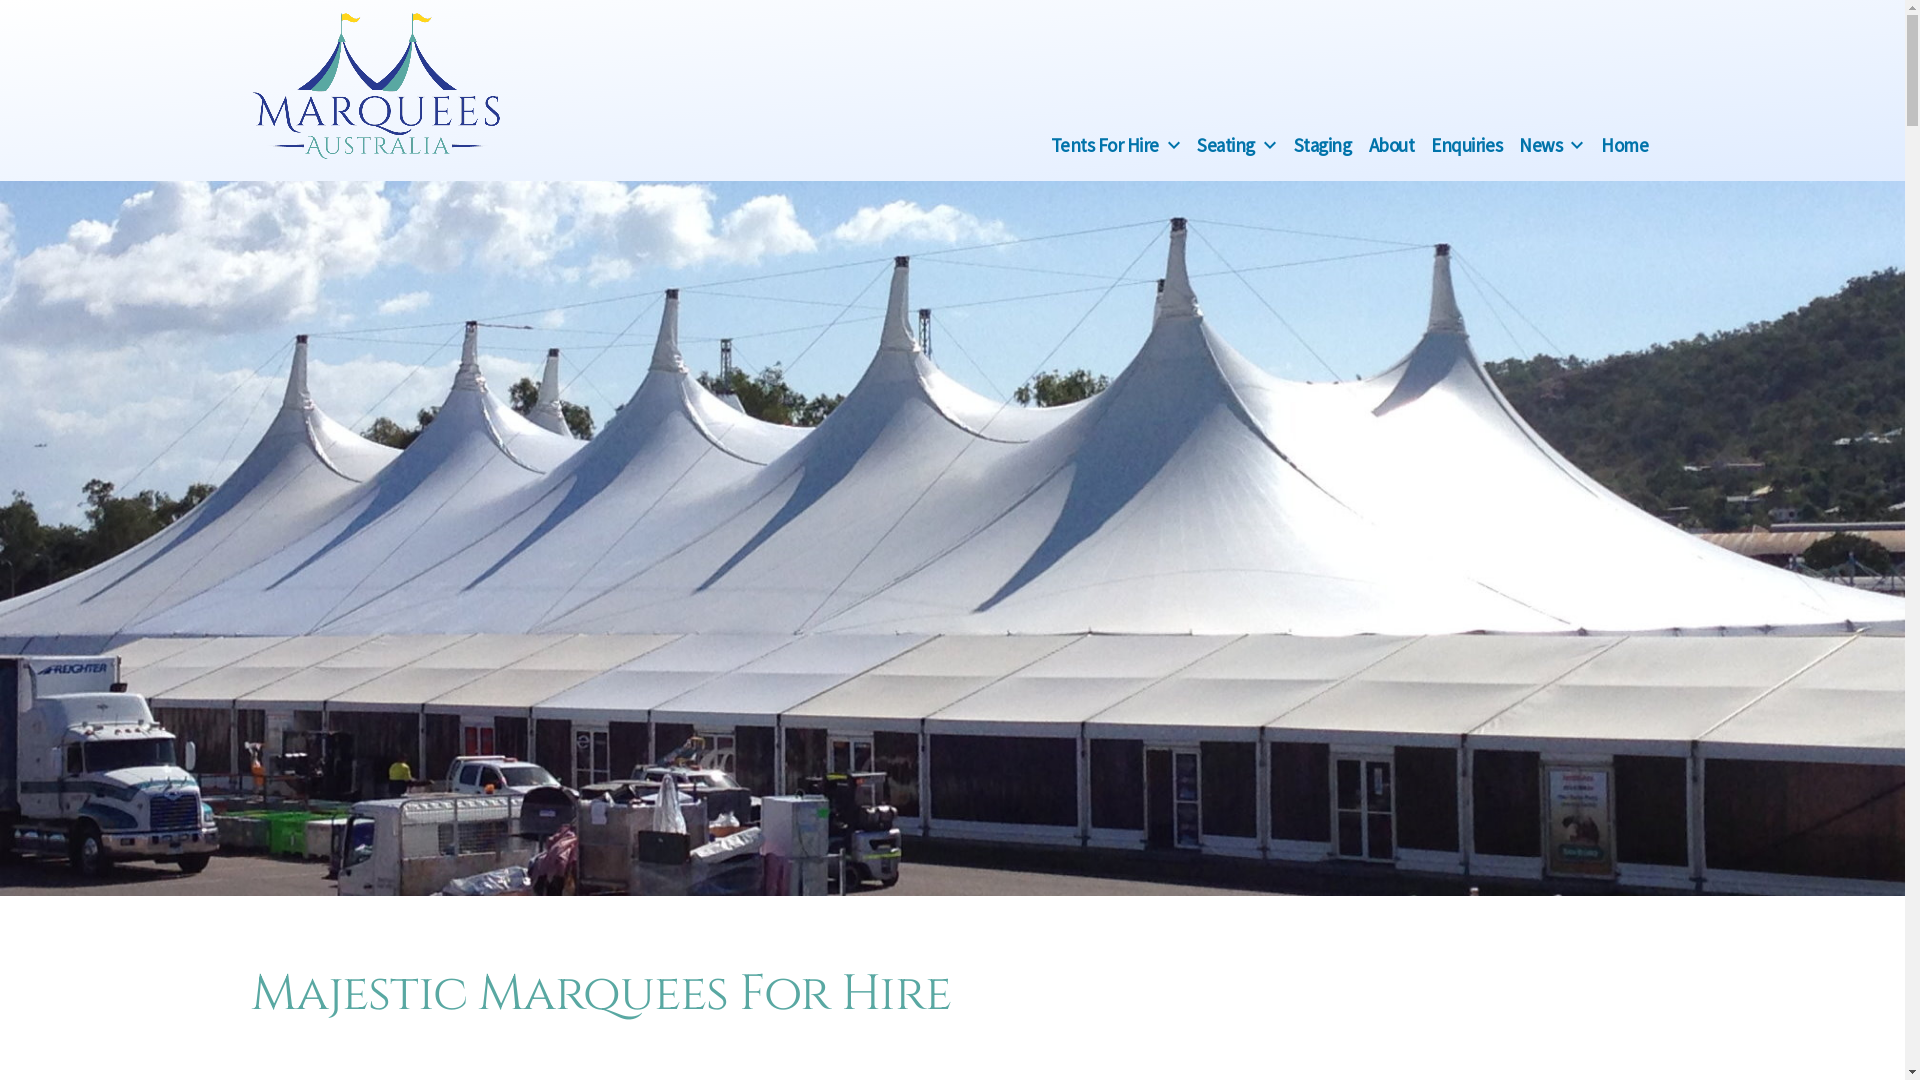 The height and width of the screenshot is (1080, 1920). I want to click on 'About', so click(1391, 142).